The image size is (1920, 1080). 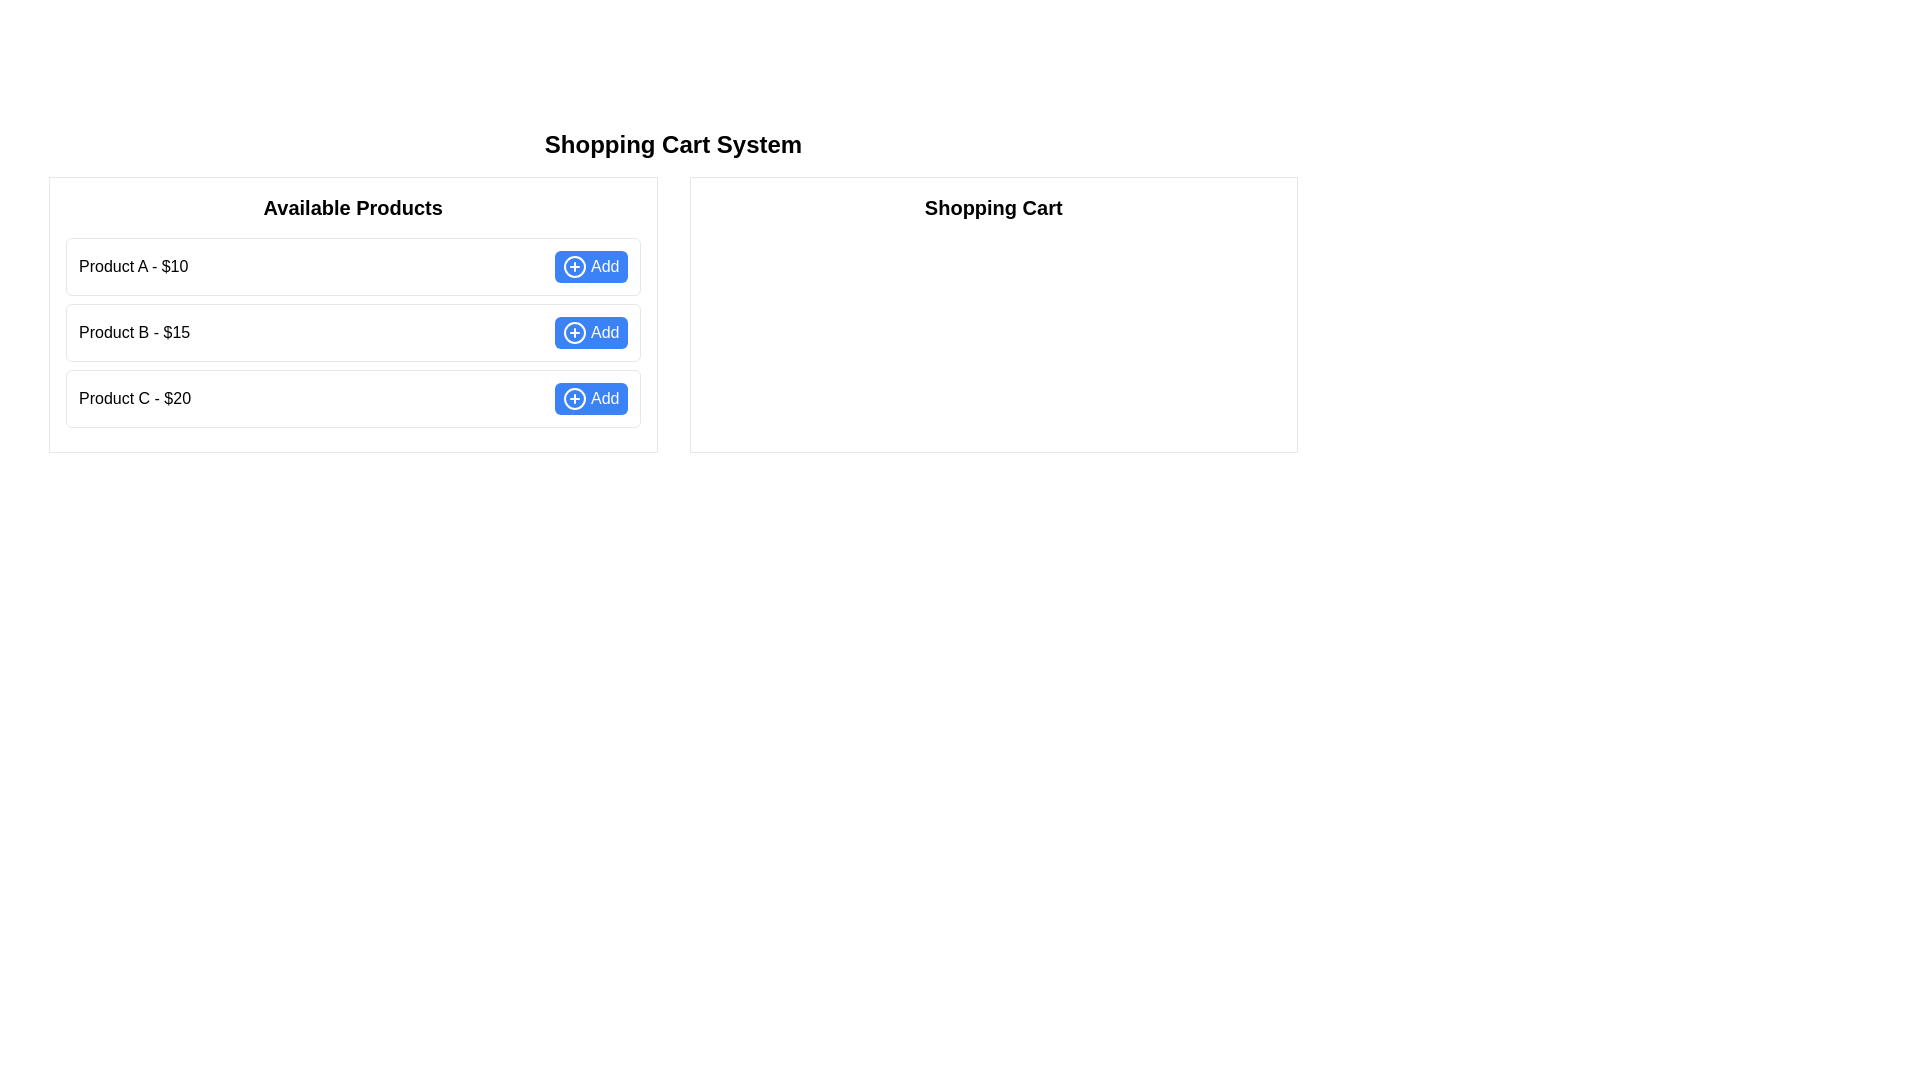 I want to click on the prominently displayed text label reading 'Available Products', which serves as a heading in the top left segment of the interface, so click(x=353, y=208).